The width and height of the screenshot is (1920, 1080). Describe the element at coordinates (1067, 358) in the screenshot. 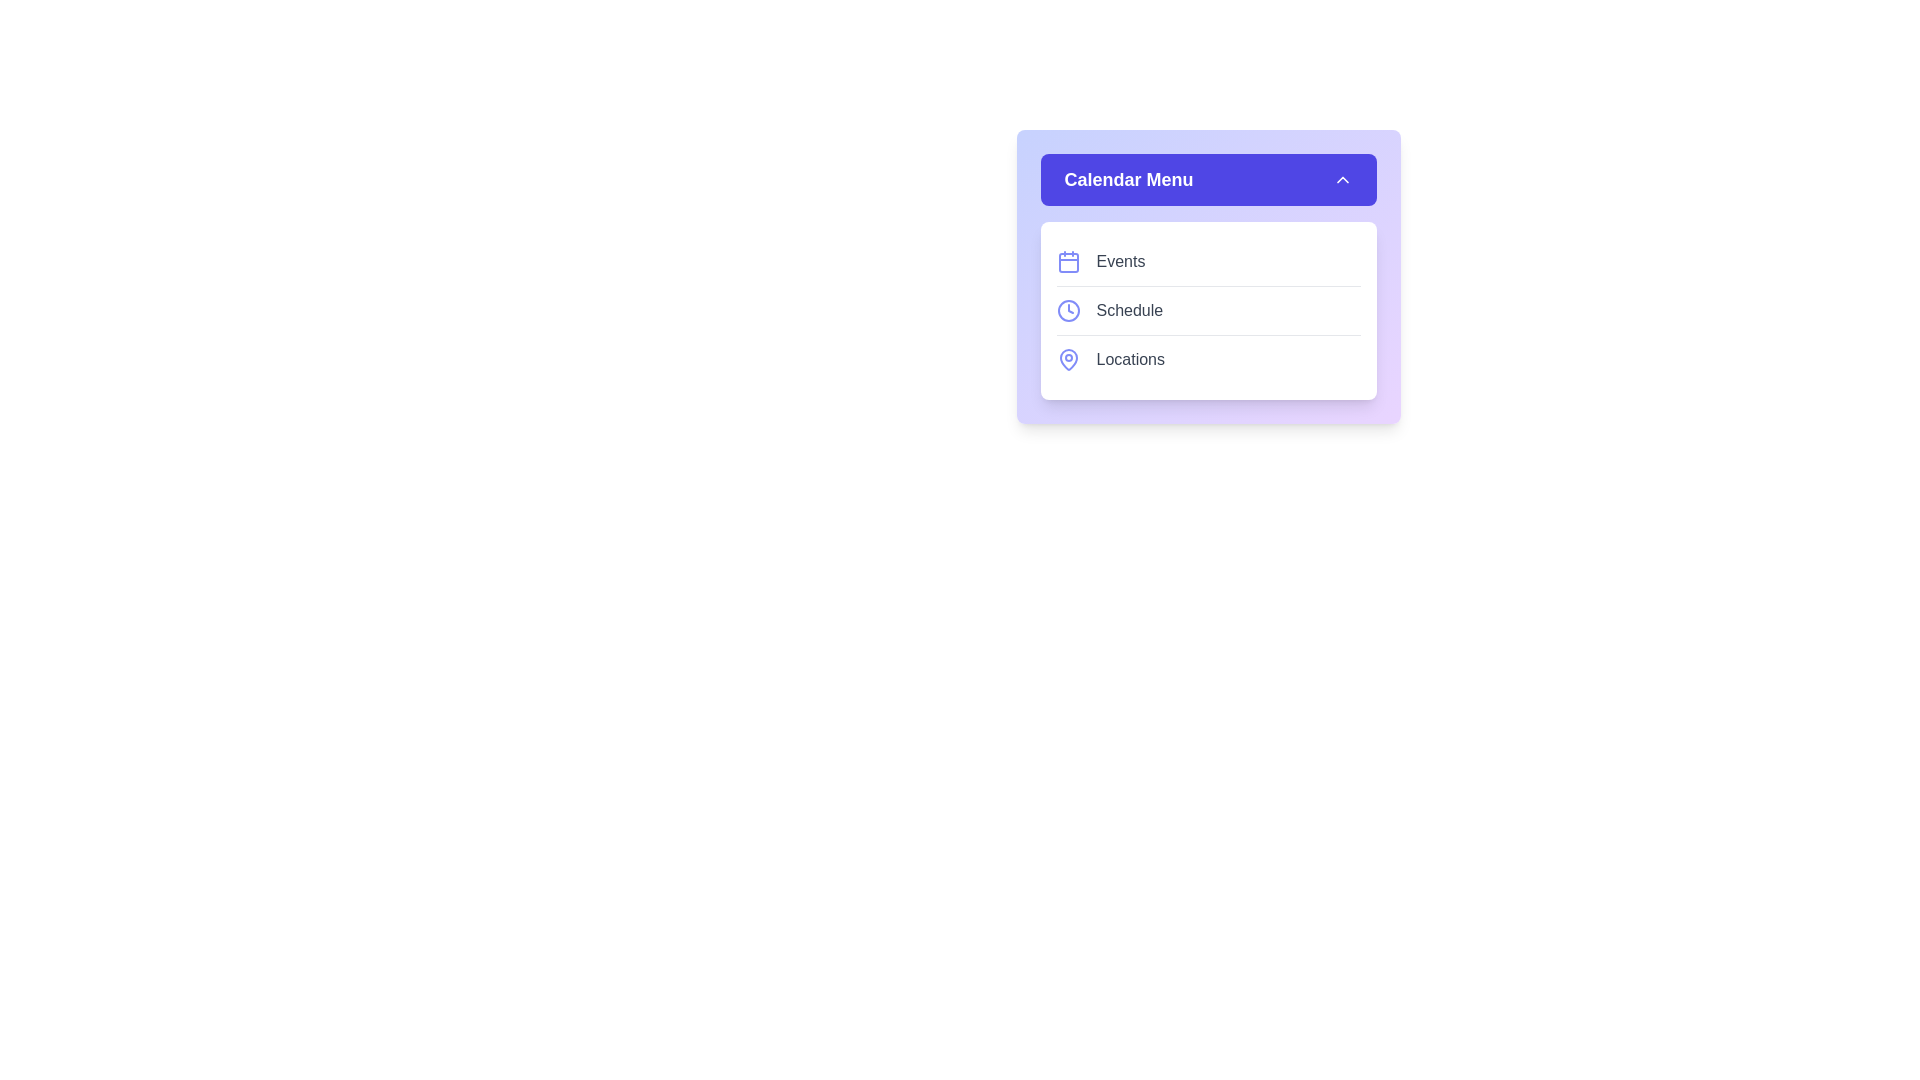

I see `the icon corresponding to the menu item Locations` at that location.